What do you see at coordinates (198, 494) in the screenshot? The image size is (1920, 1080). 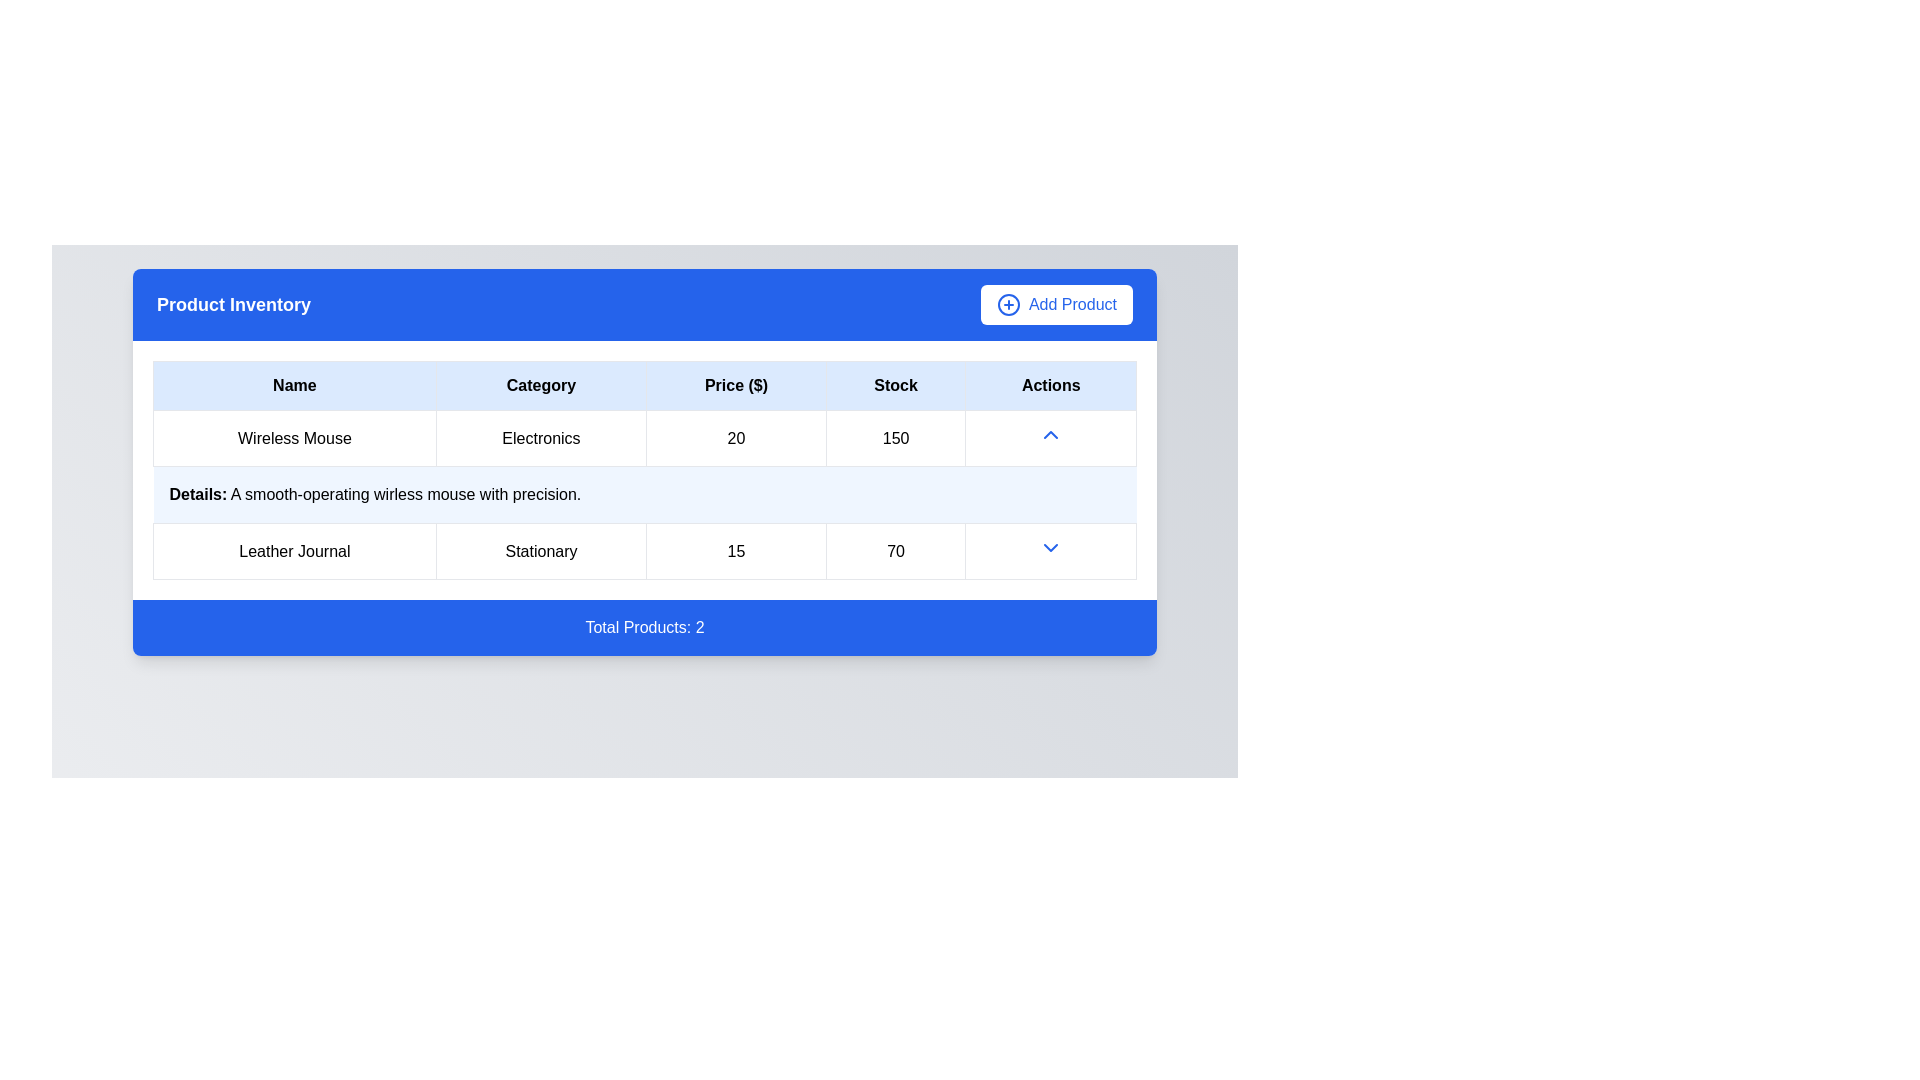 I see `the 'Details:' text label, which introduces the detailed description for the 'Wireless Mouse' item in the product inventory table` at bounding box center [198, 494].